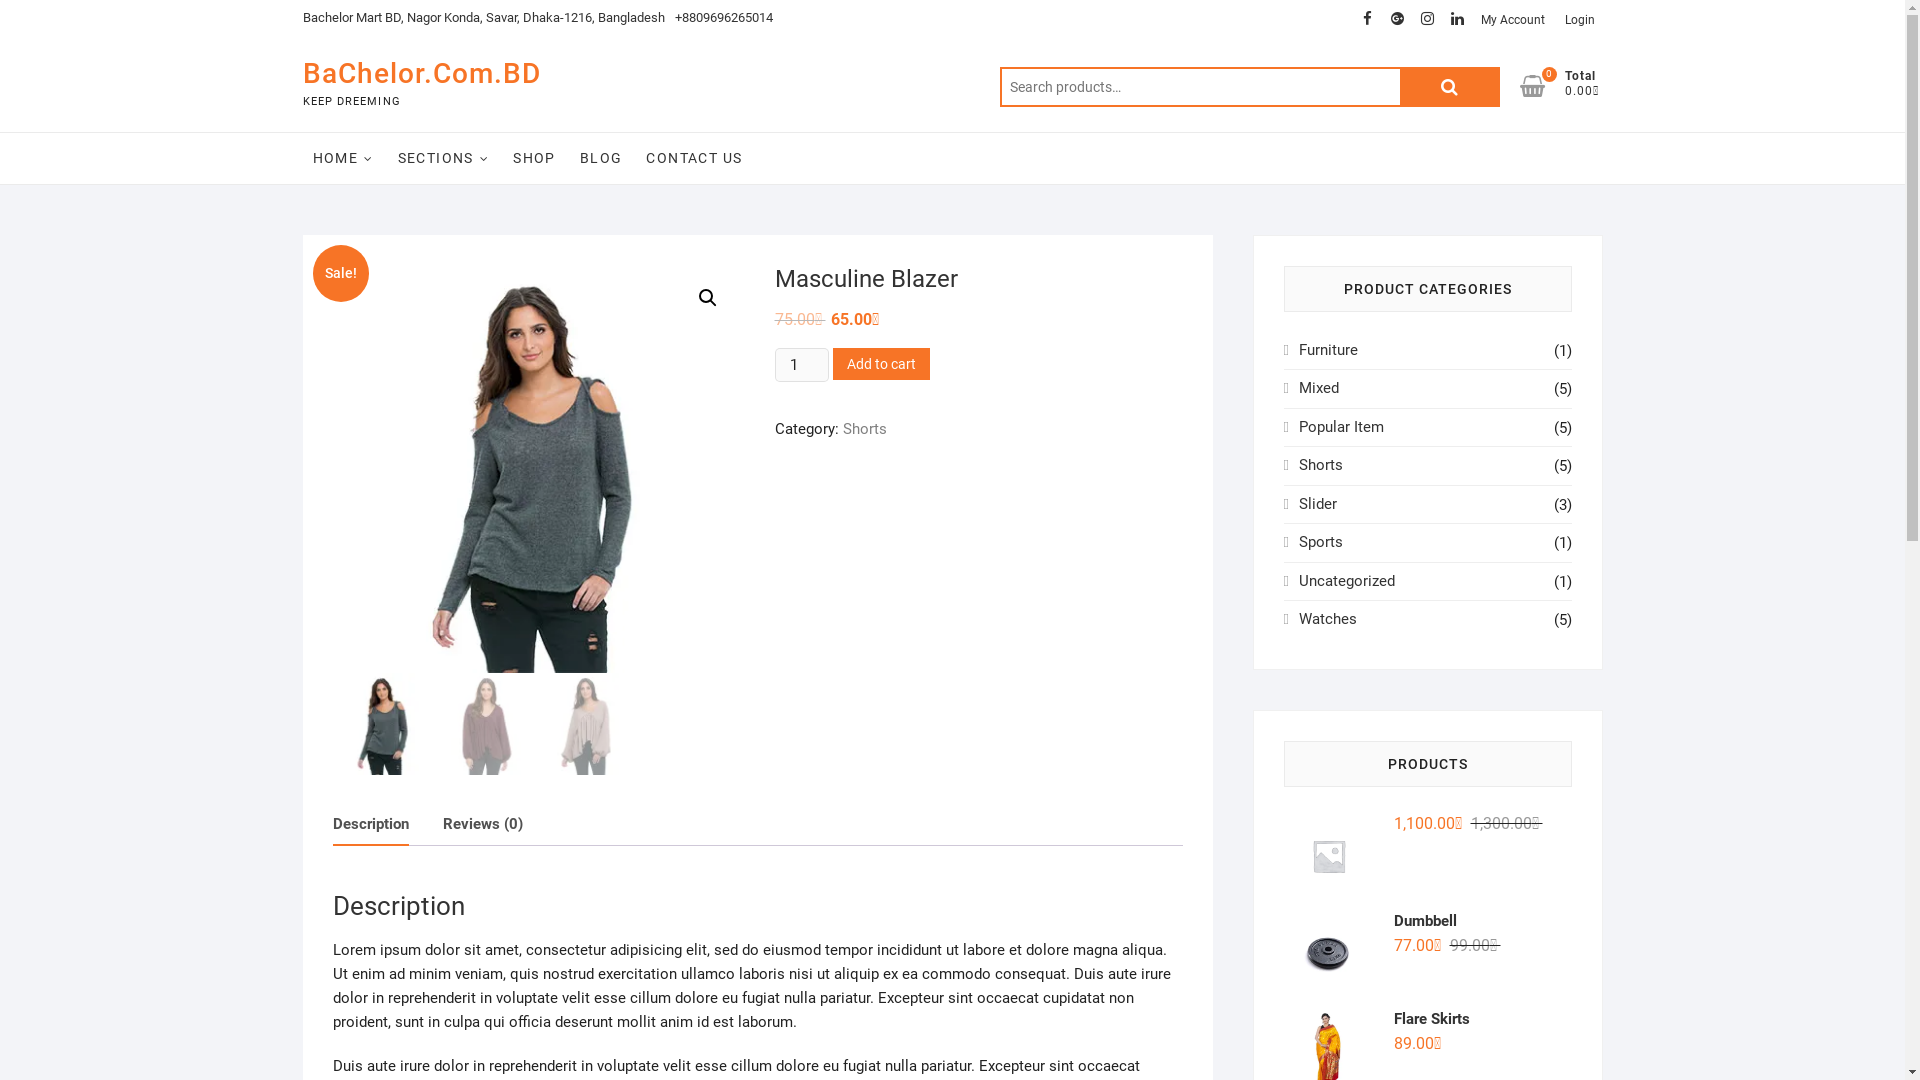 The width and height of the screenshot is (1920, 1080). Describe the element at coordinates (1328, 617) in the screenshot. I see `'Watches'` at that location.